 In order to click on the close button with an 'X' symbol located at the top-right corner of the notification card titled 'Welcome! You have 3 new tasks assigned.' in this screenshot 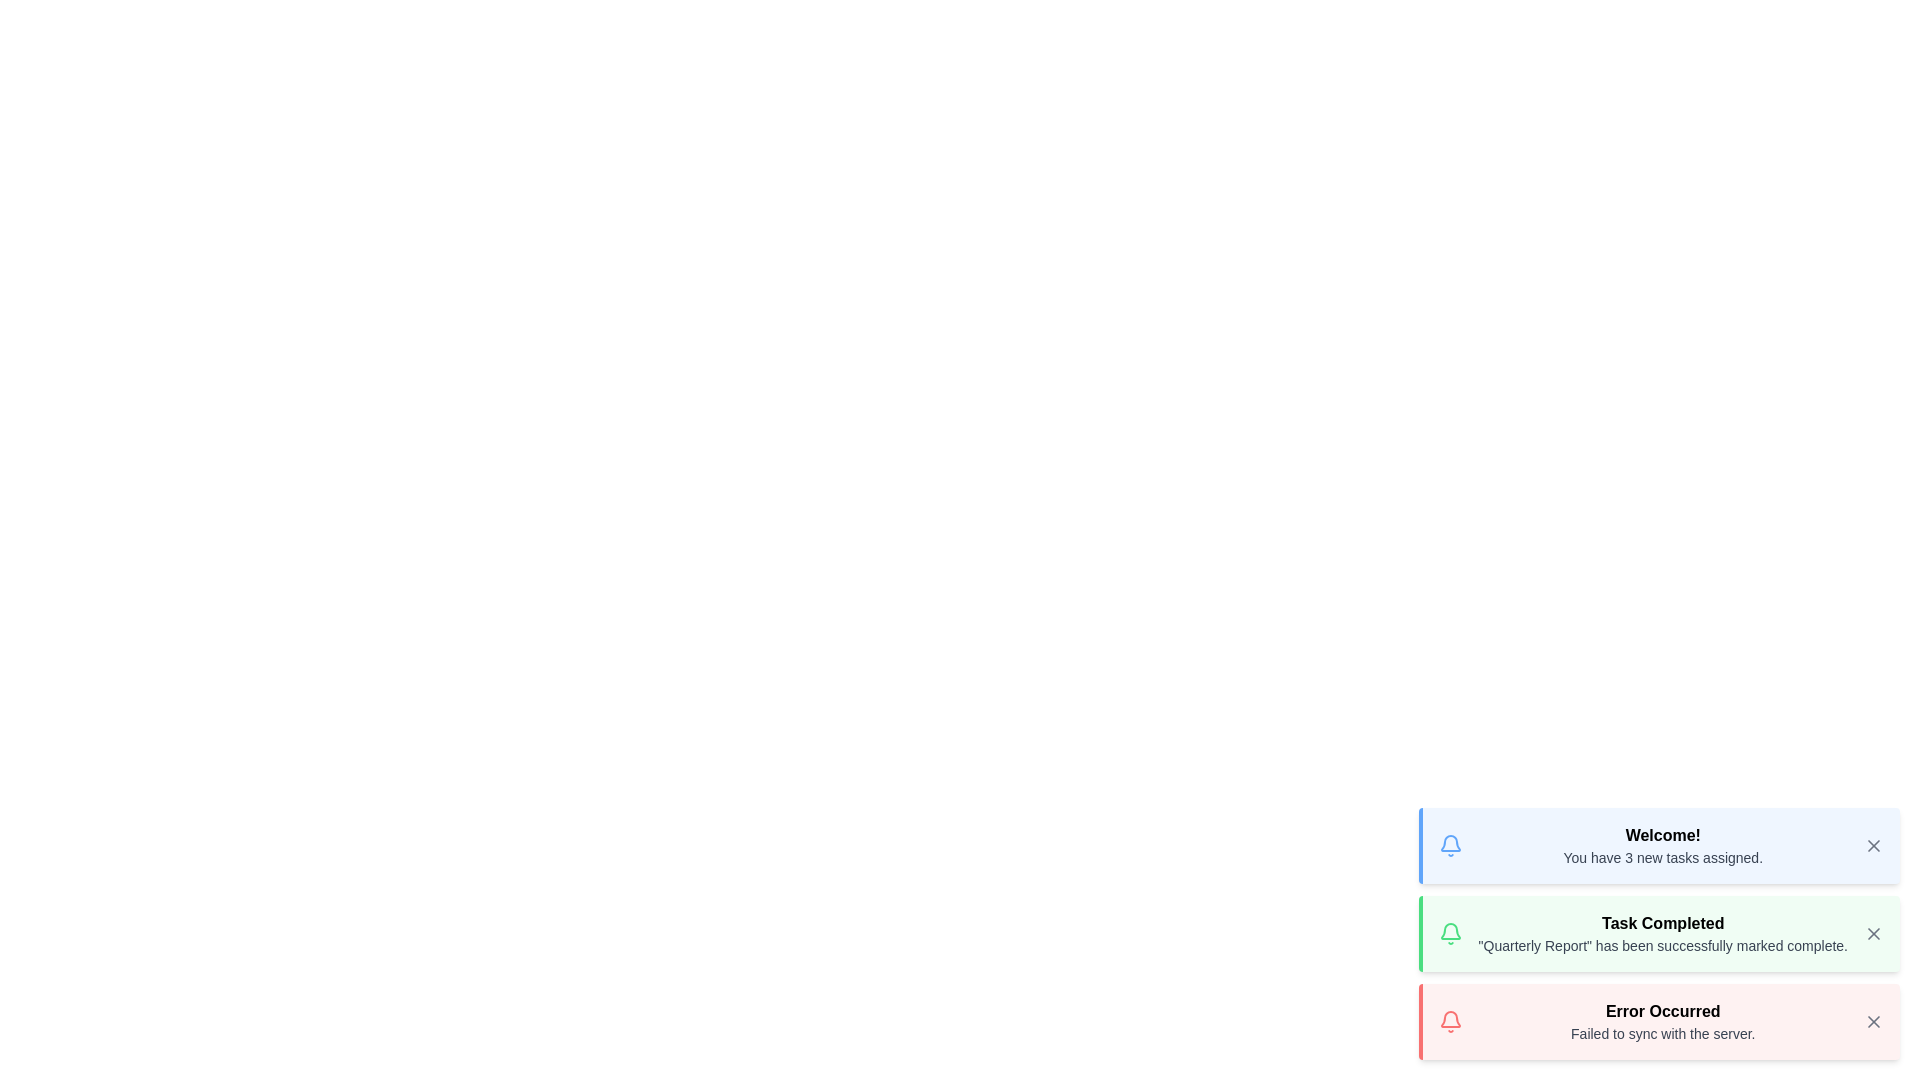, I will do `click(1872, 845)`.